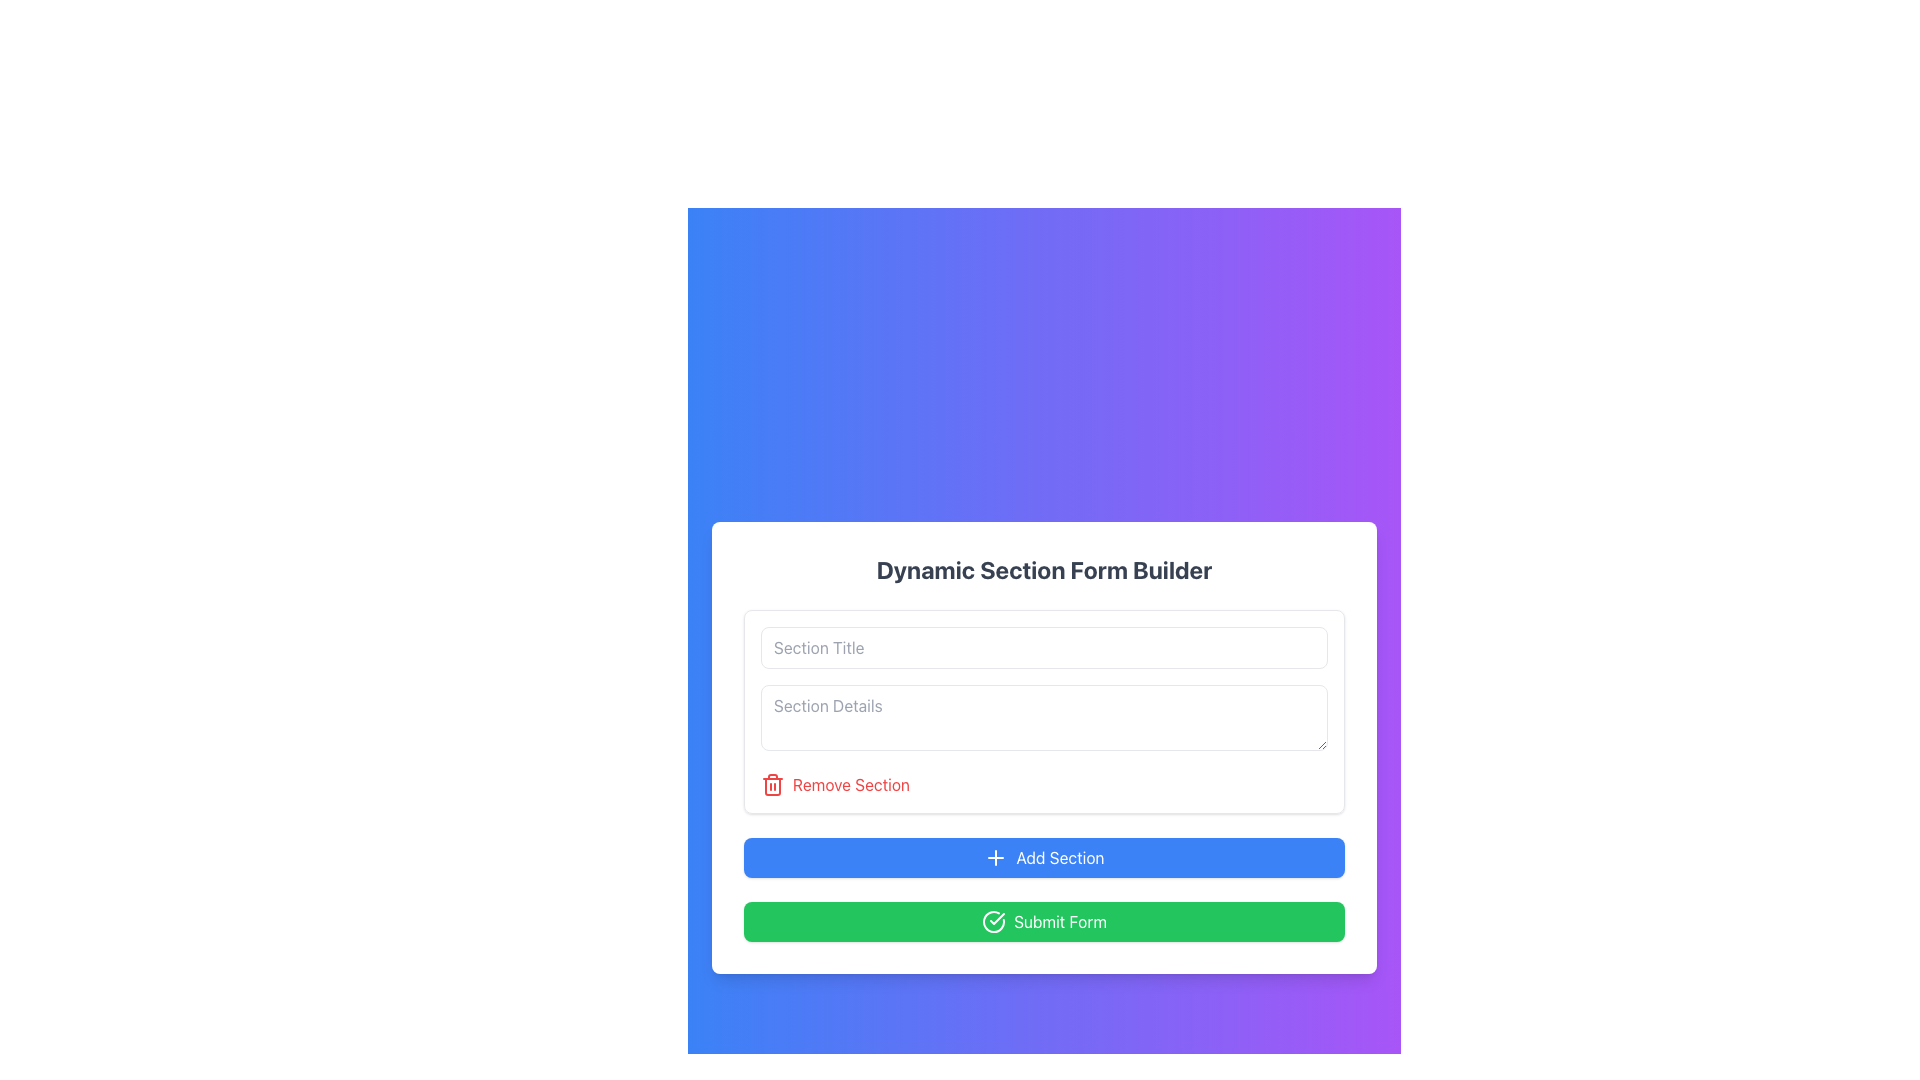 The height and width of the screenshot is (1080, 1920). What do you see at coordinates (771, 784) in the screenshot?
I see `the 'Remove Section' button by clicking on the trash bin icon located to the left of the button's label` at bounding box center [771, 784].